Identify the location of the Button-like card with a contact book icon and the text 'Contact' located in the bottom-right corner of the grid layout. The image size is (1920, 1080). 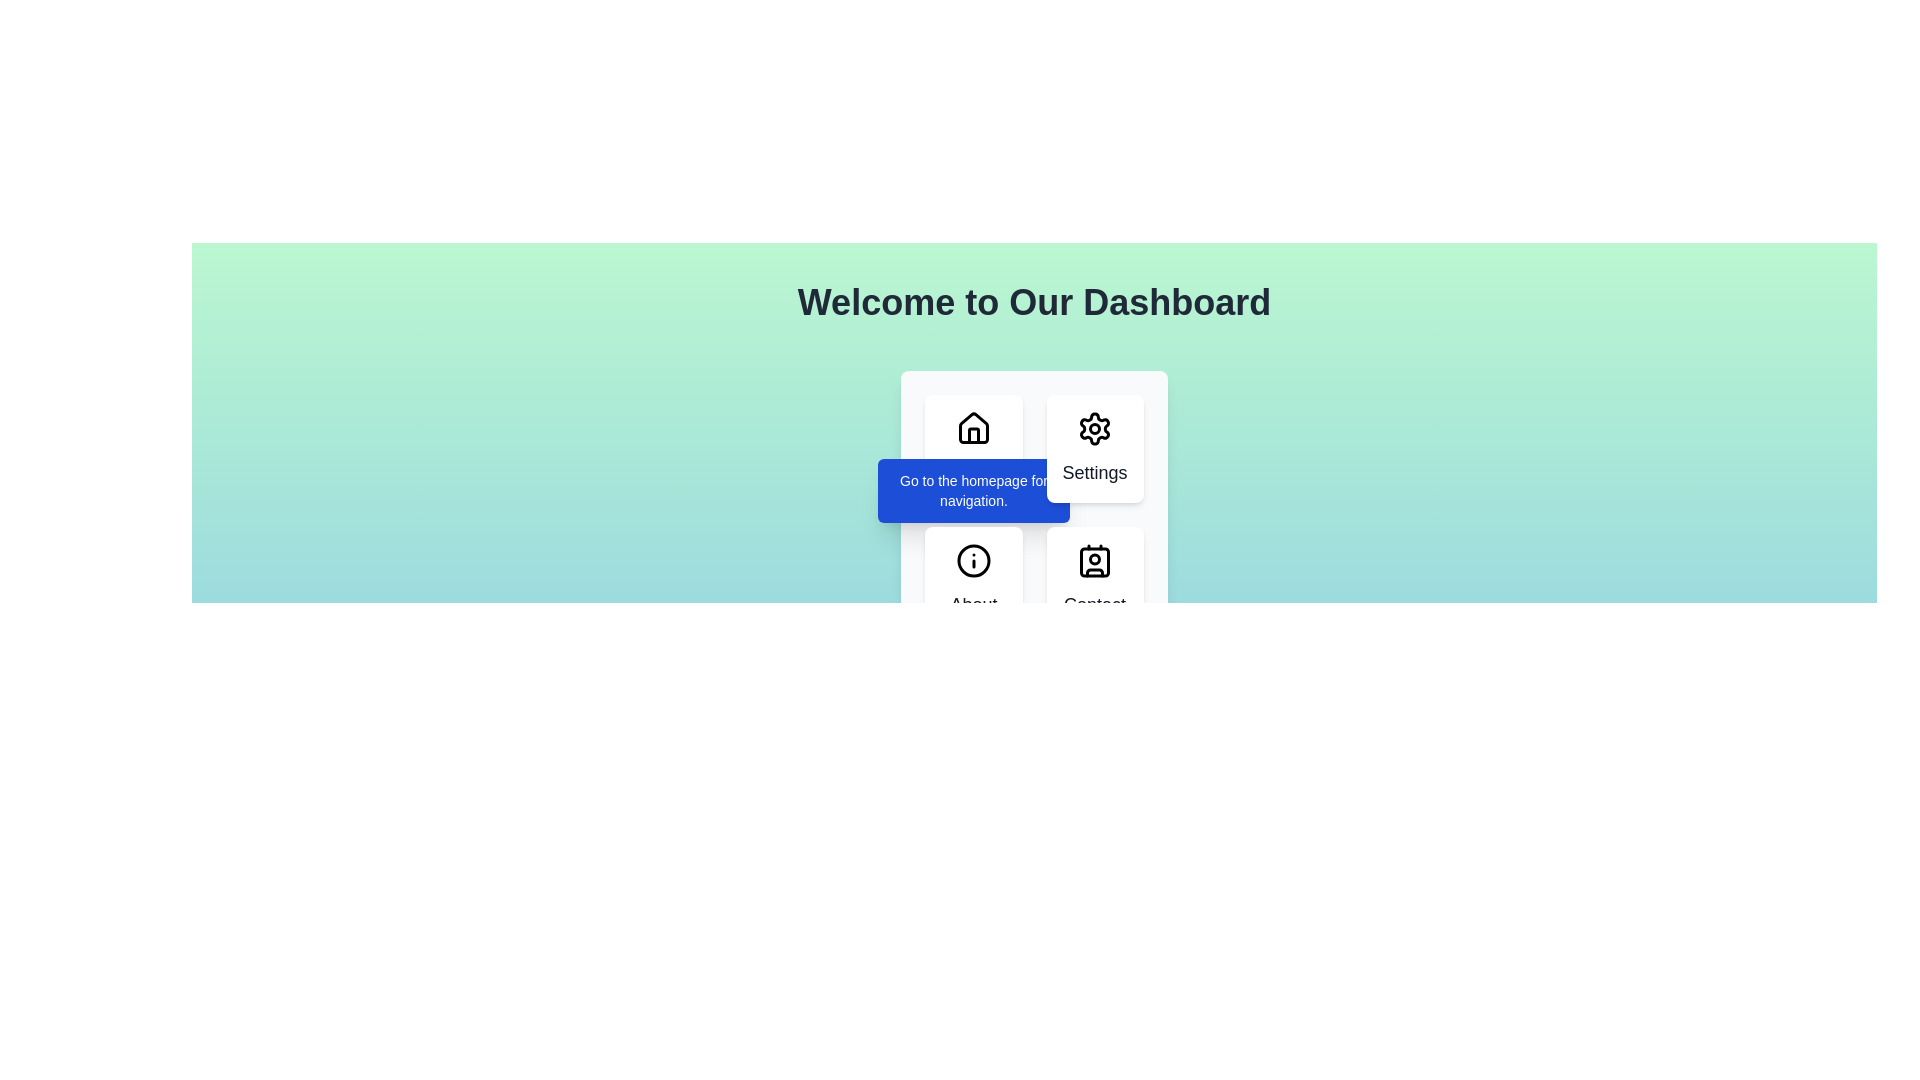
(1093, 581).